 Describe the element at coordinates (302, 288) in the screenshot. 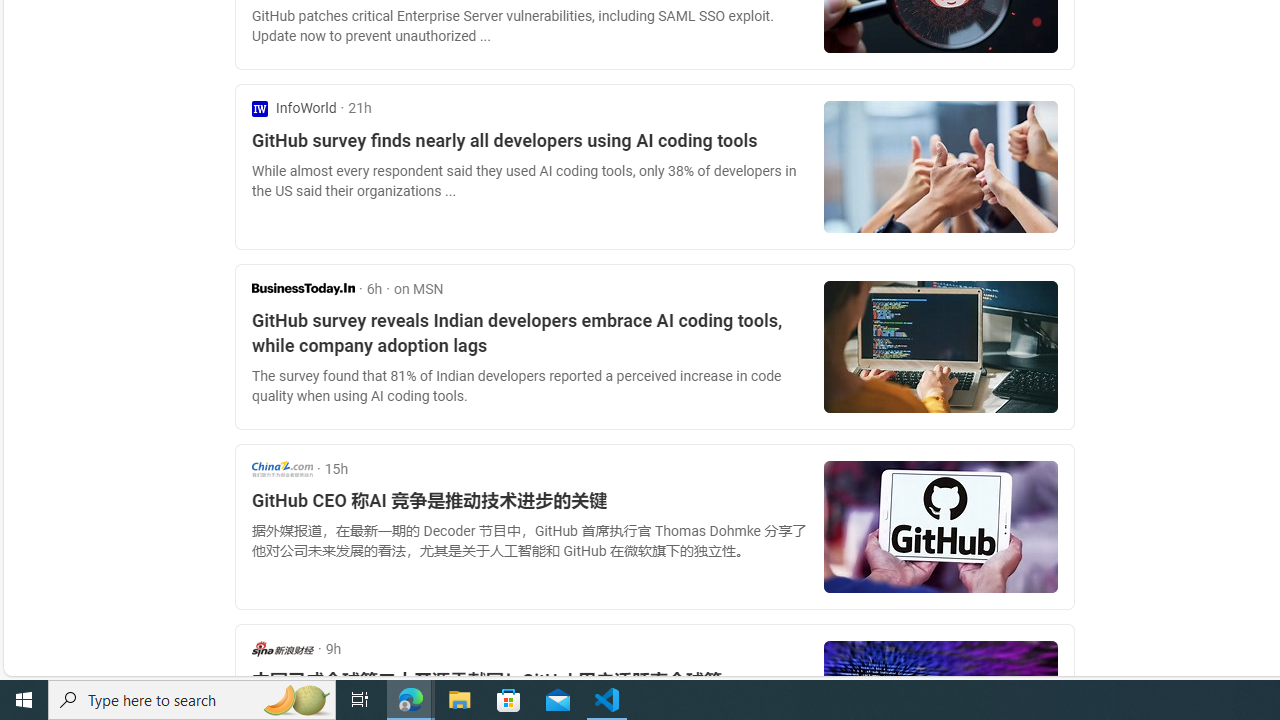

I see `'Business Today'` at that location.